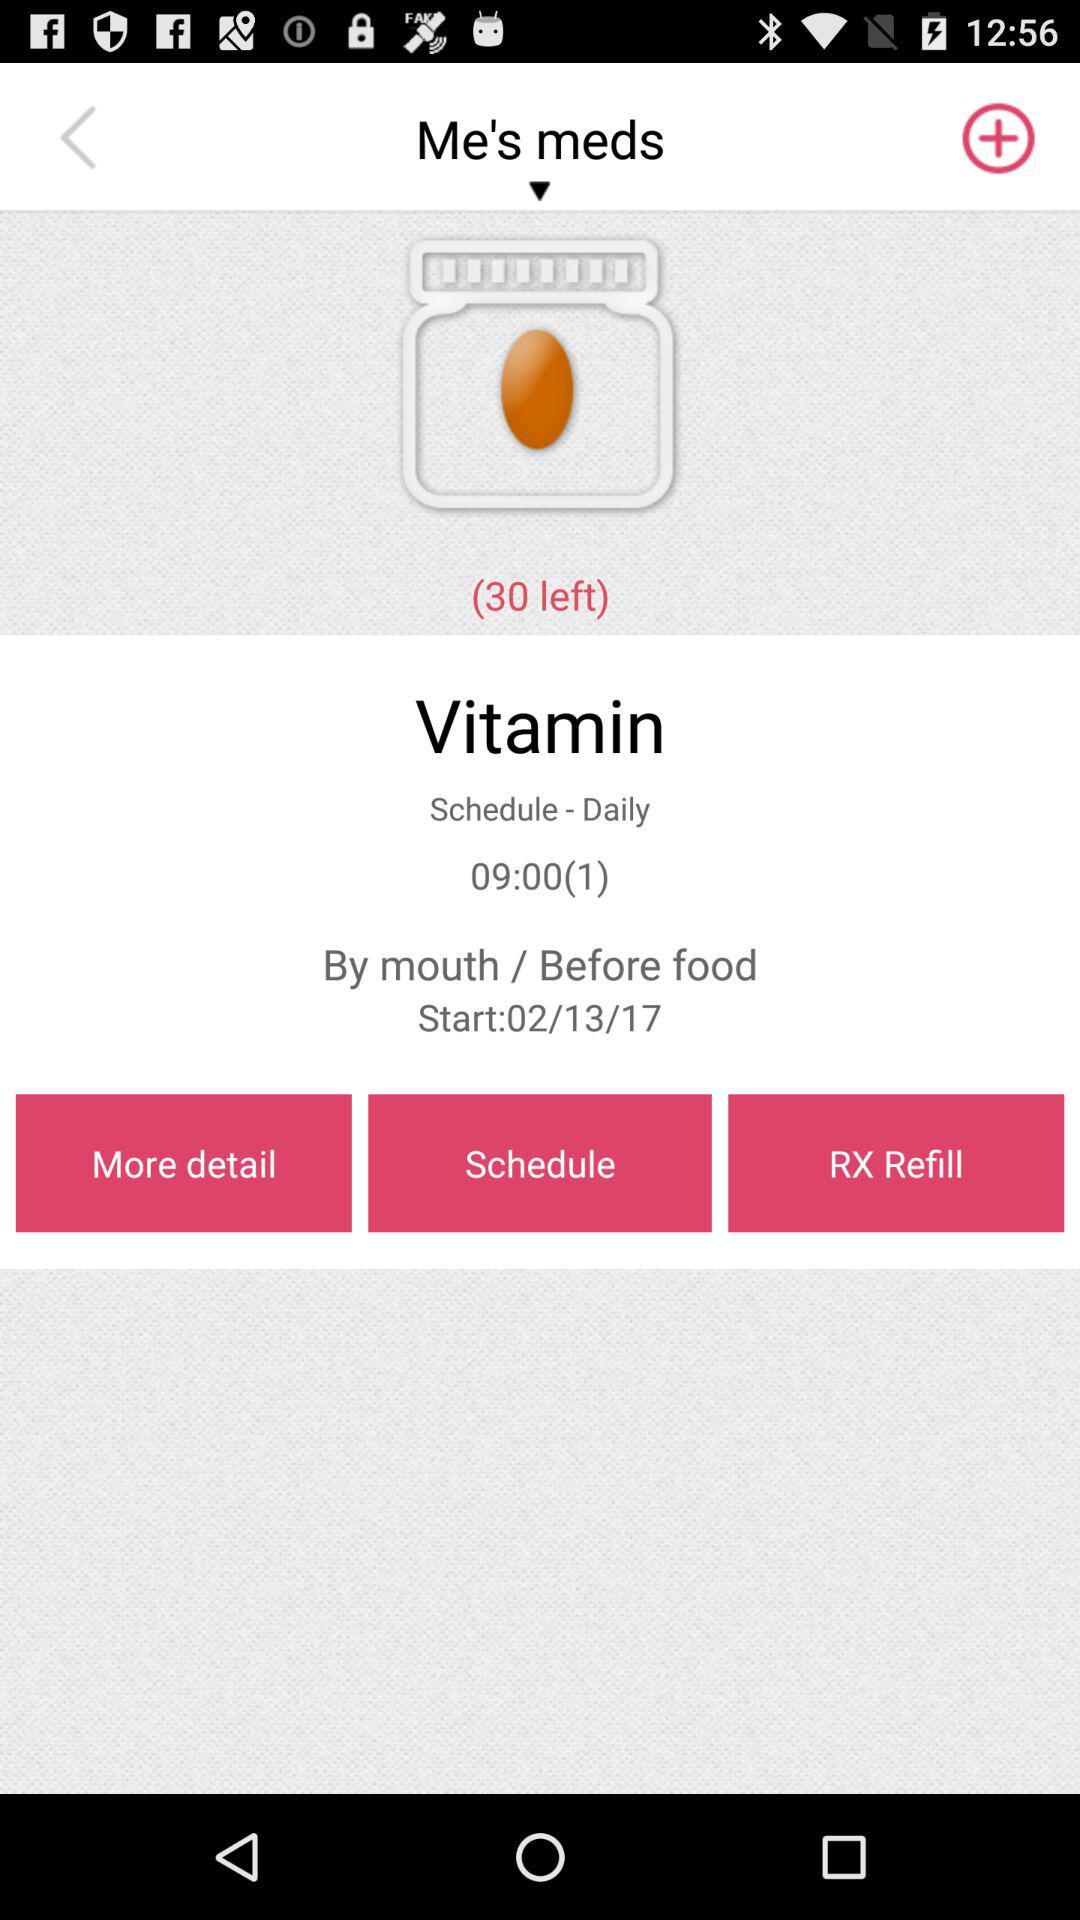 The height and width of the screenshot is (1920, 1080). What do you see at coordinates (82, 137) in the screenshot?
I see `the app above the (30 left) item` at bounding box center [82, 137].